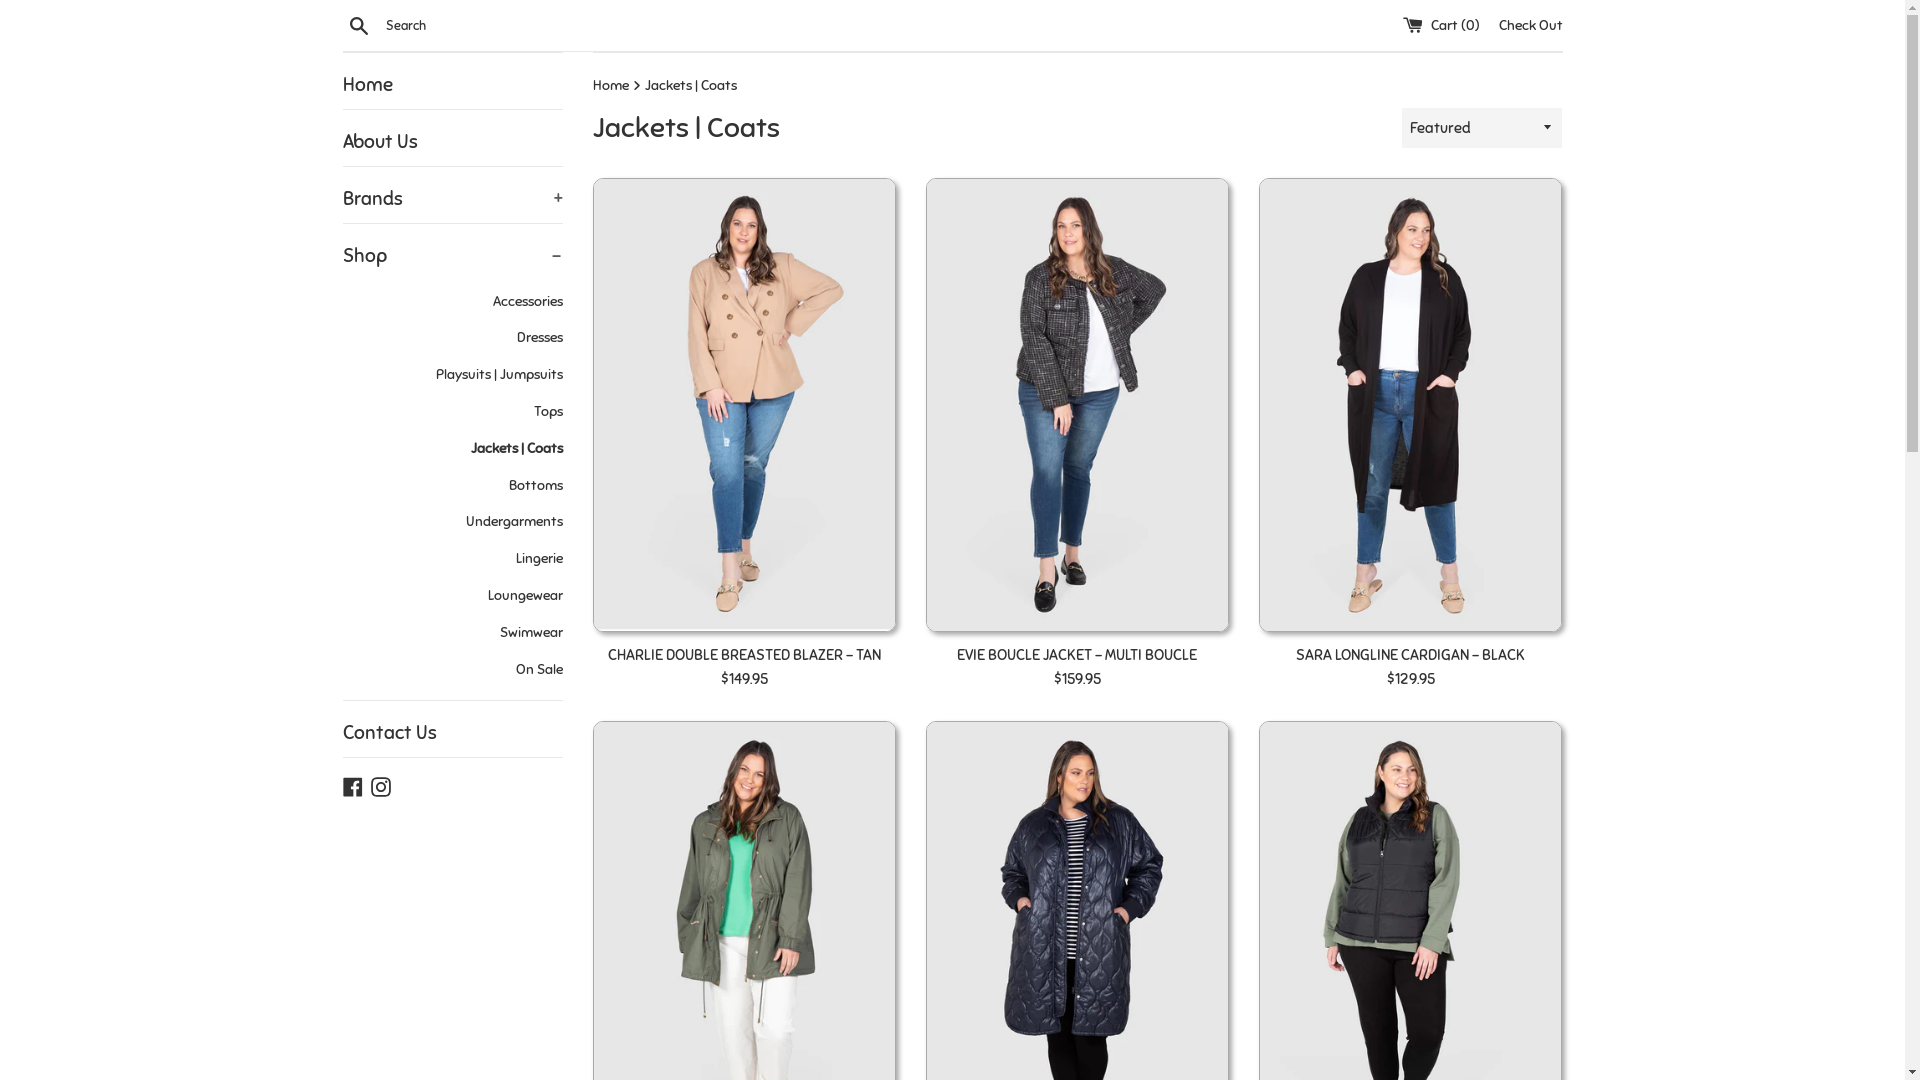 This screenshot has height=1080, width=1920. What do you see at coordinates (450, 559) in the screenshot?
I see `'Lingerie'` at bounding box center [450, 559].